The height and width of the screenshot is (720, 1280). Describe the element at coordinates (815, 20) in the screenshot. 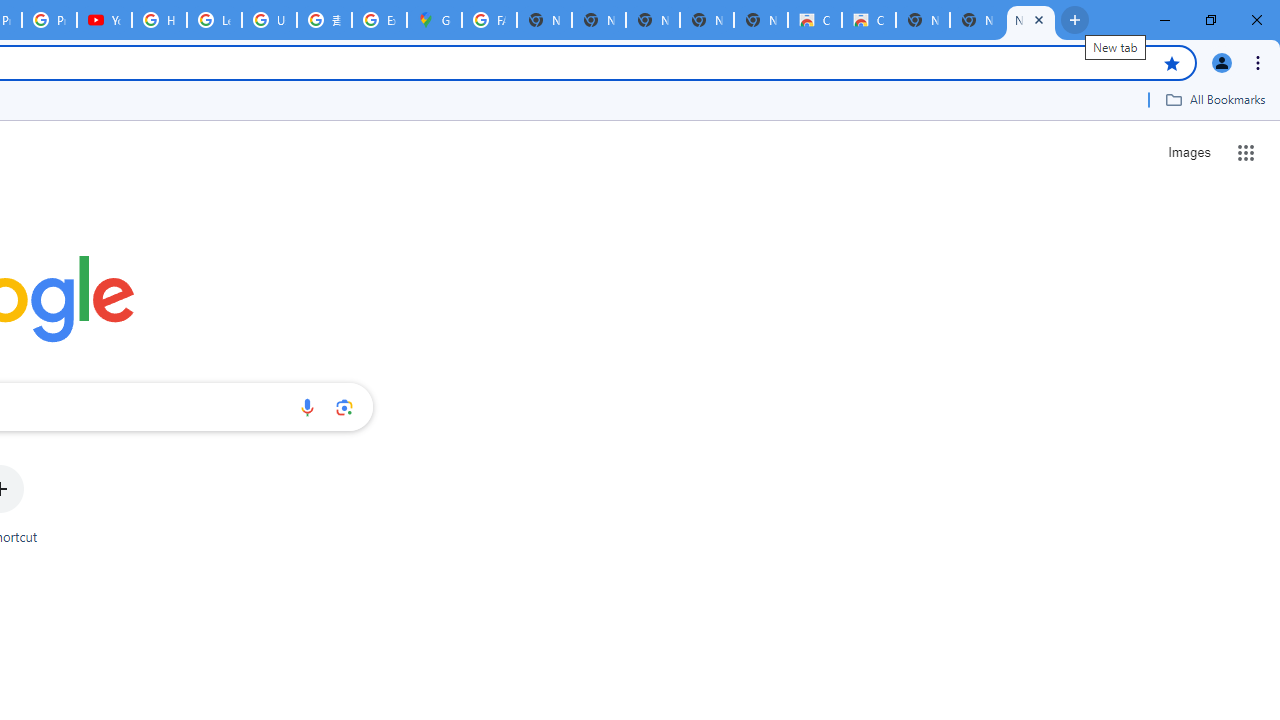

I see `'Classic Blue - Chrome Web Store'` at that location.